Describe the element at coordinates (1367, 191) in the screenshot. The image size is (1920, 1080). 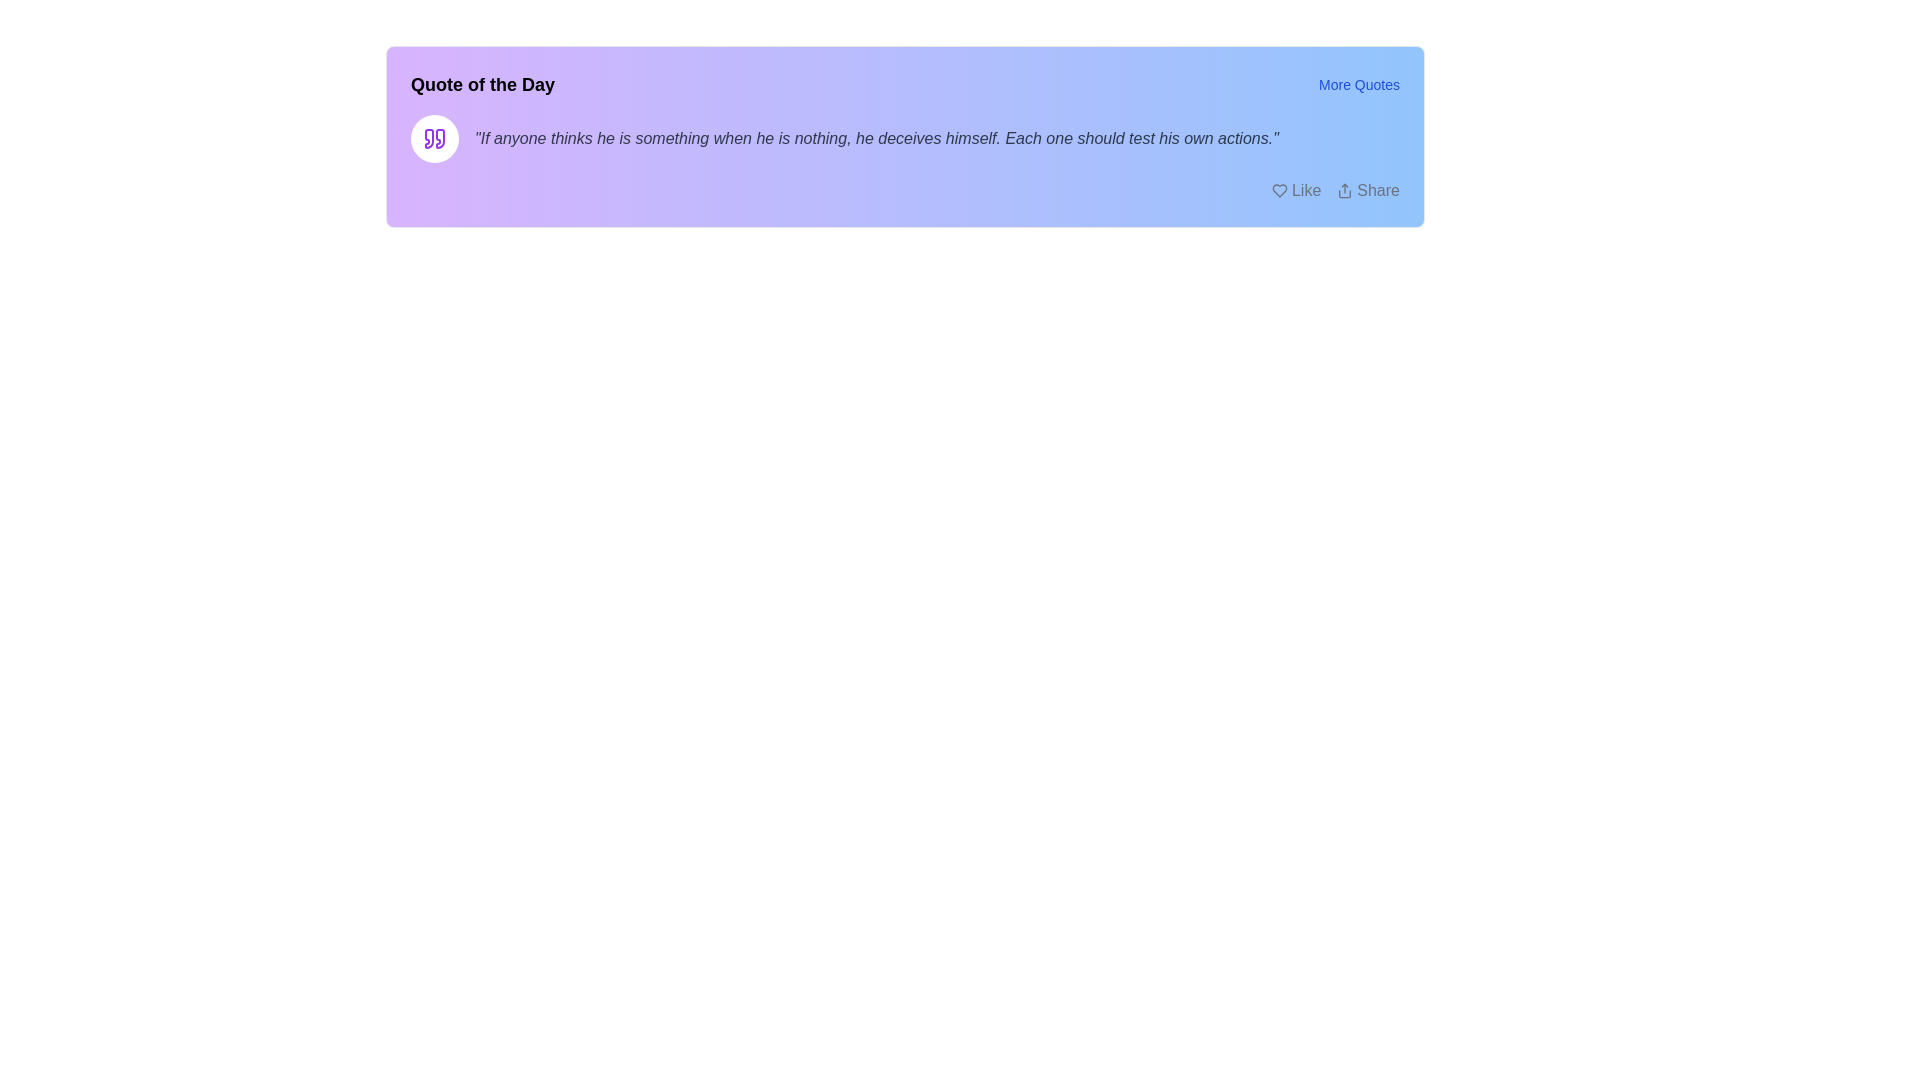
I see `the 'Share' button, which is styled with gray text that turns purple on hover and is located in the bottom-right area next to the 'Like' button` at that location.